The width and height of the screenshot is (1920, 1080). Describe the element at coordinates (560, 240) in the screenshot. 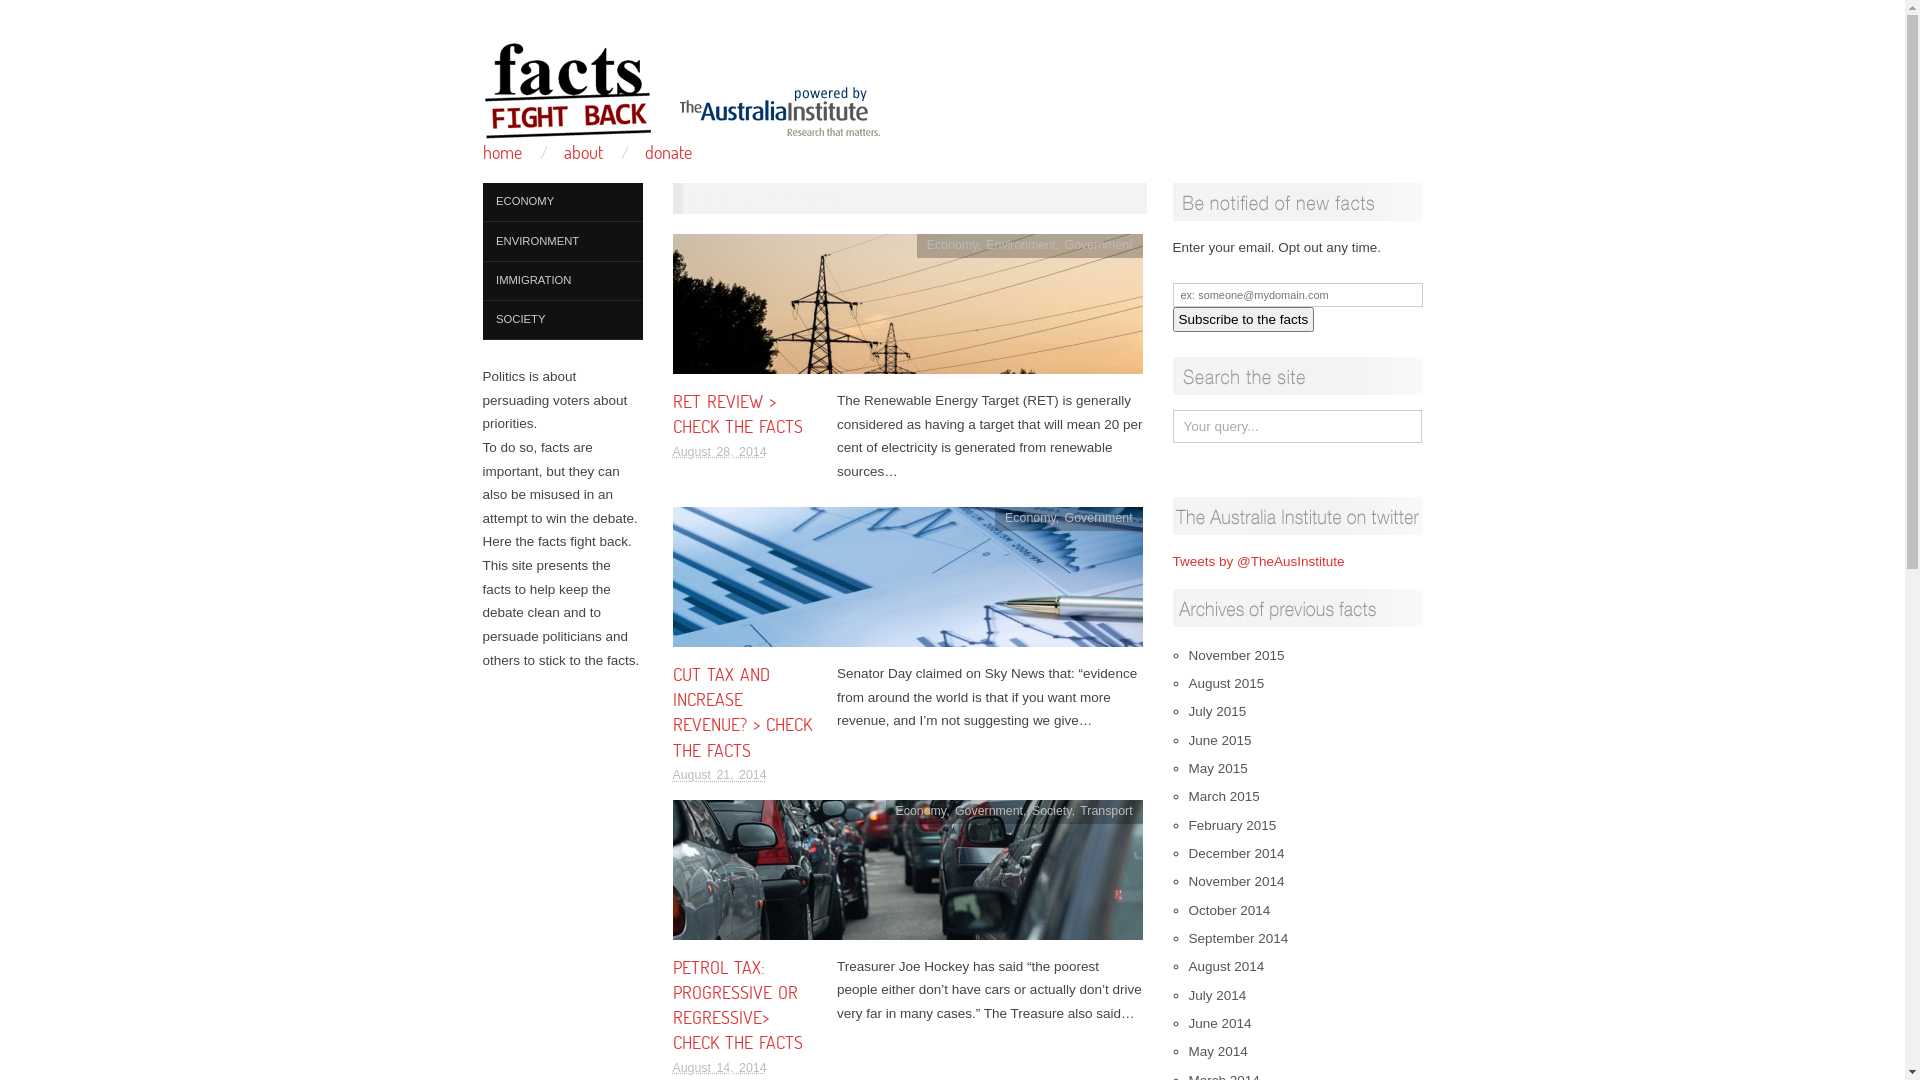

I see `'ENVIRONMENT'` at that location.